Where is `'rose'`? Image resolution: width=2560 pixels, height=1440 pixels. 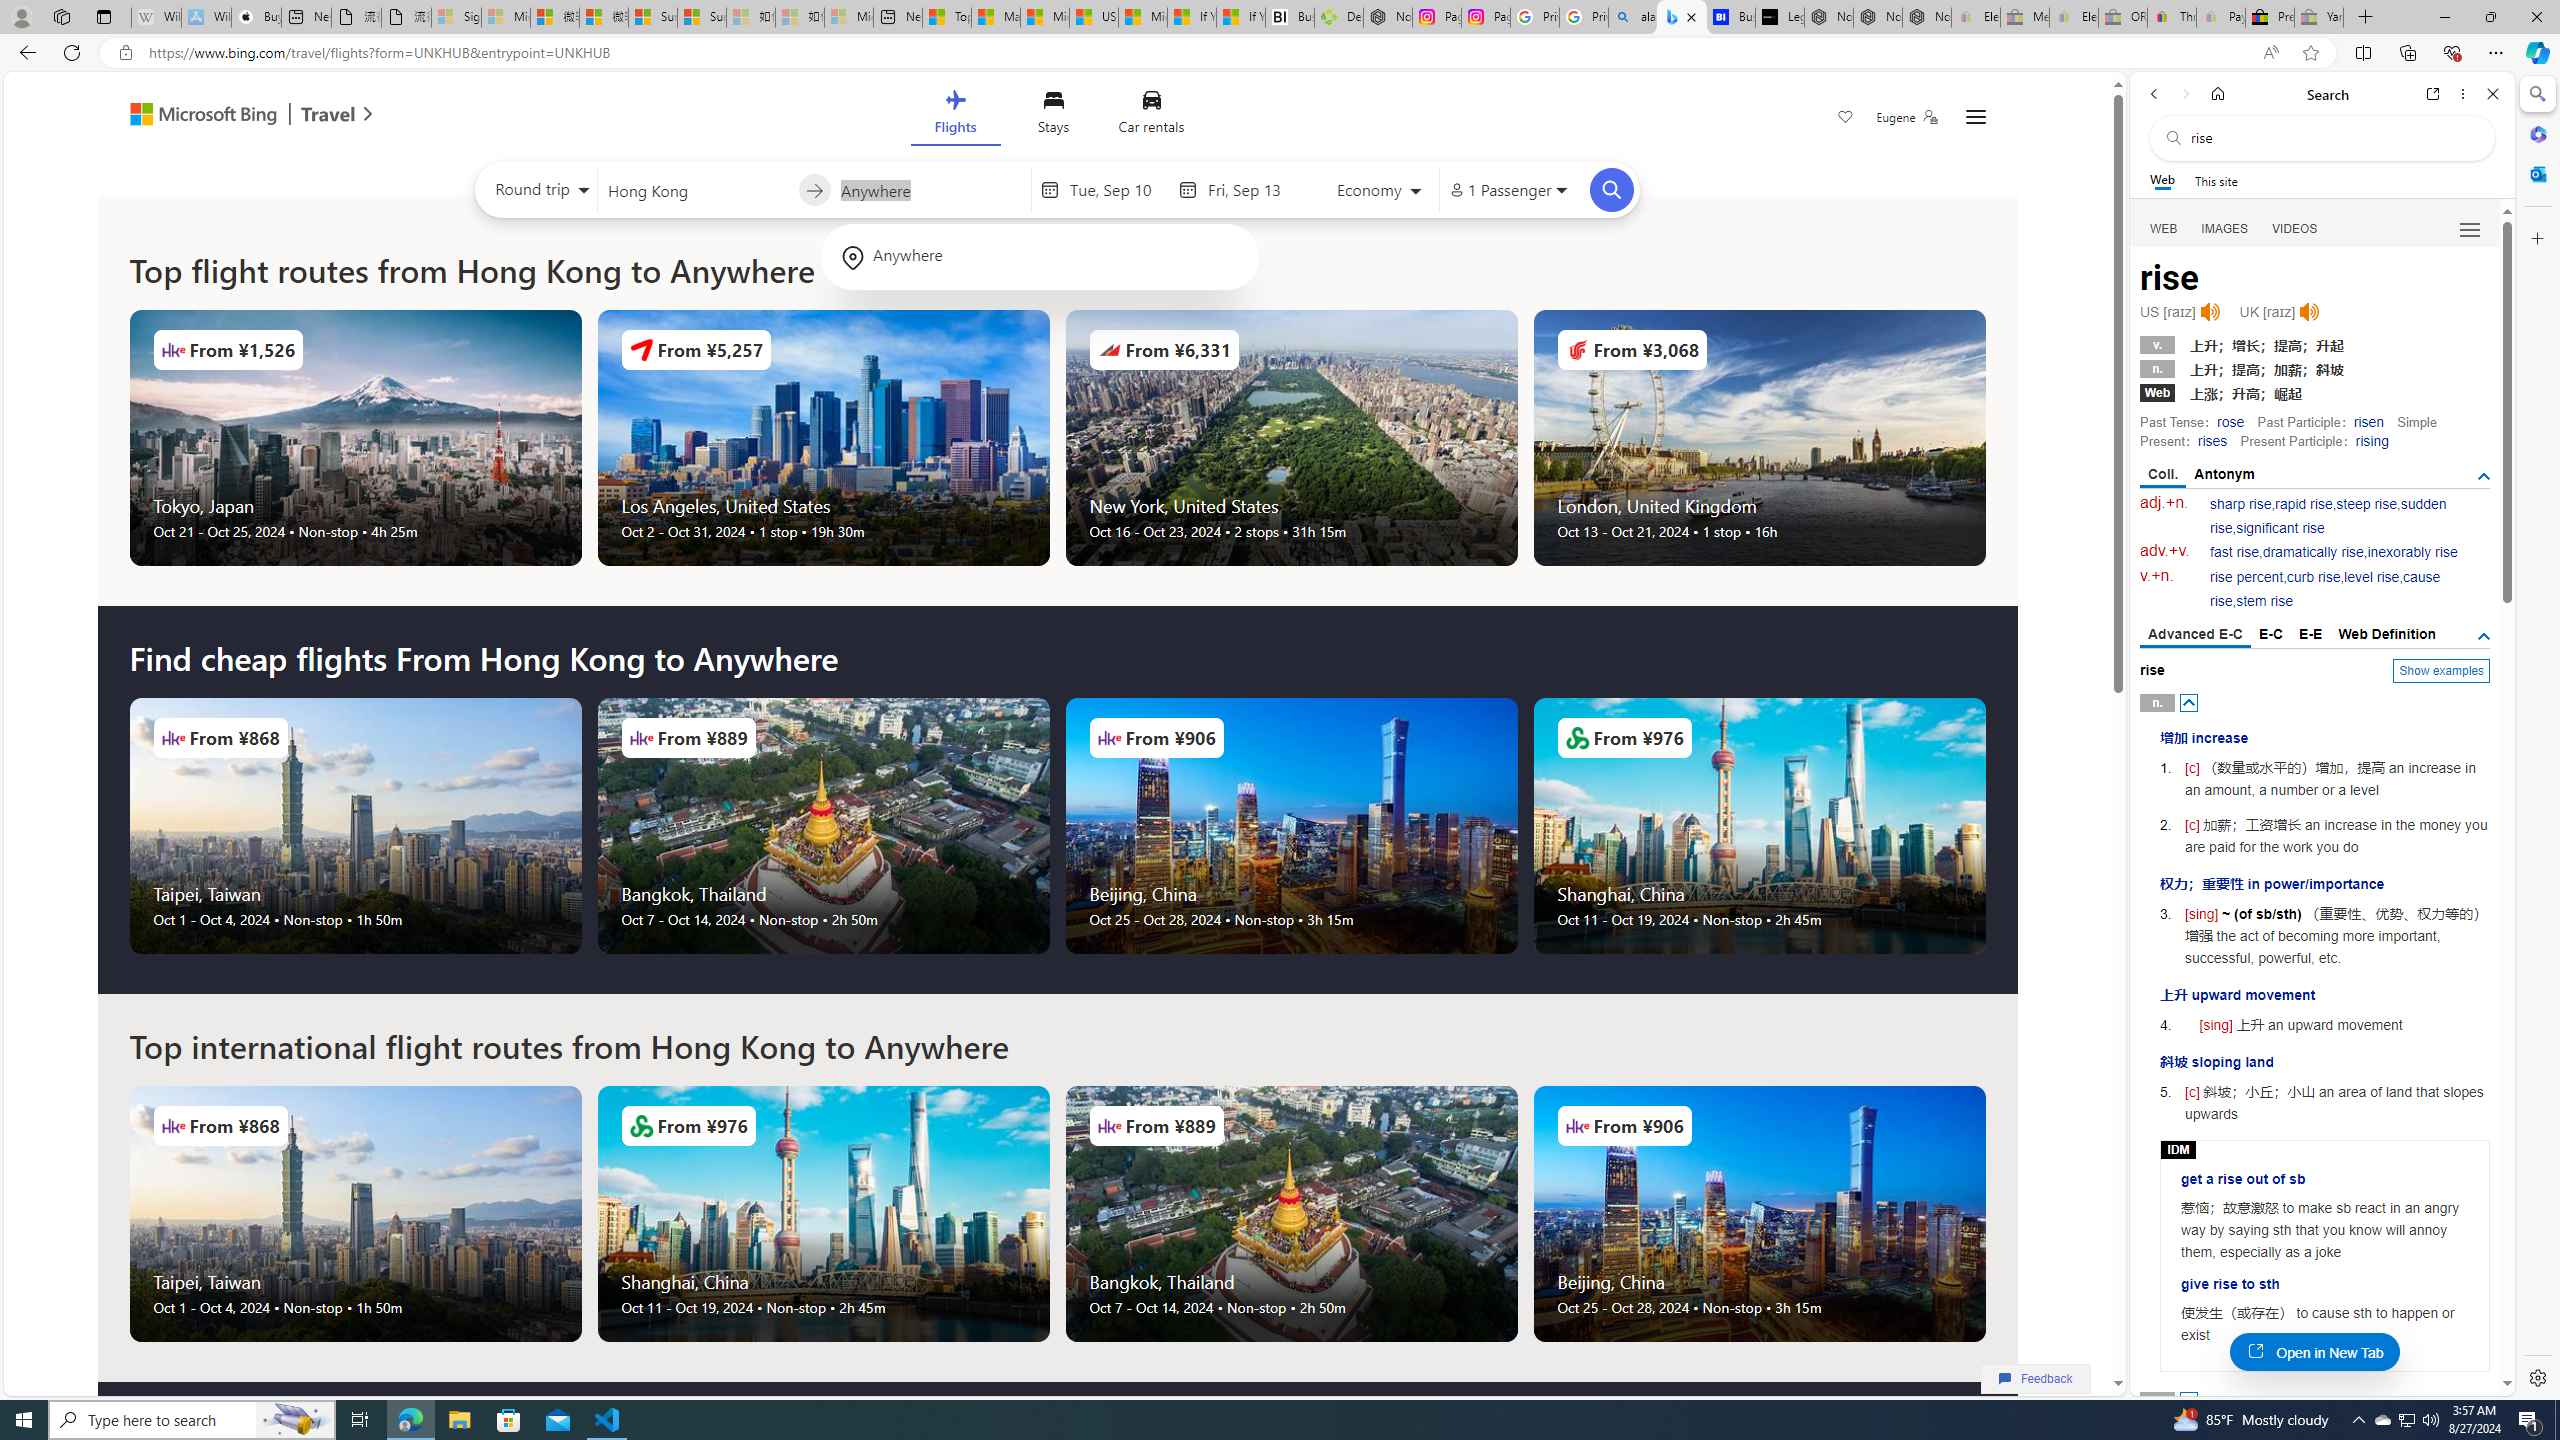
'rose' is located at coordinates (2230, 421).